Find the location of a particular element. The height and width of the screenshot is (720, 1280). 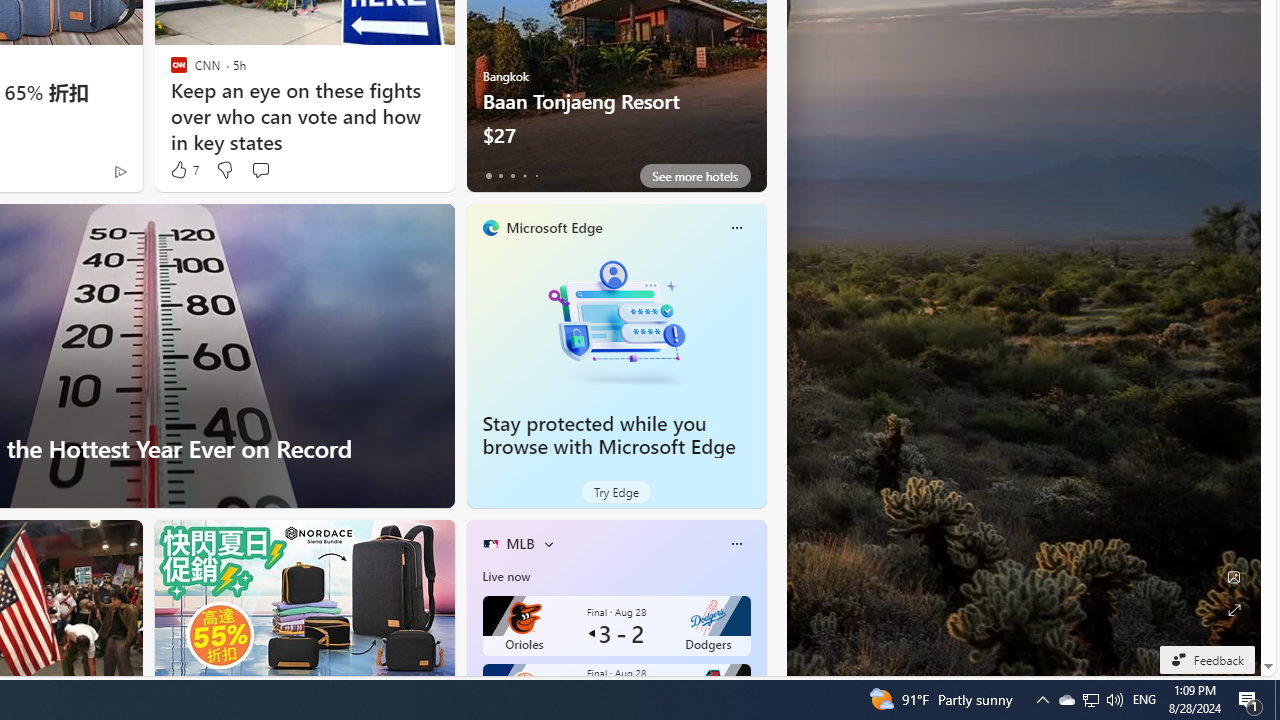

'Try Edge' is located at coordinates (615, 492).